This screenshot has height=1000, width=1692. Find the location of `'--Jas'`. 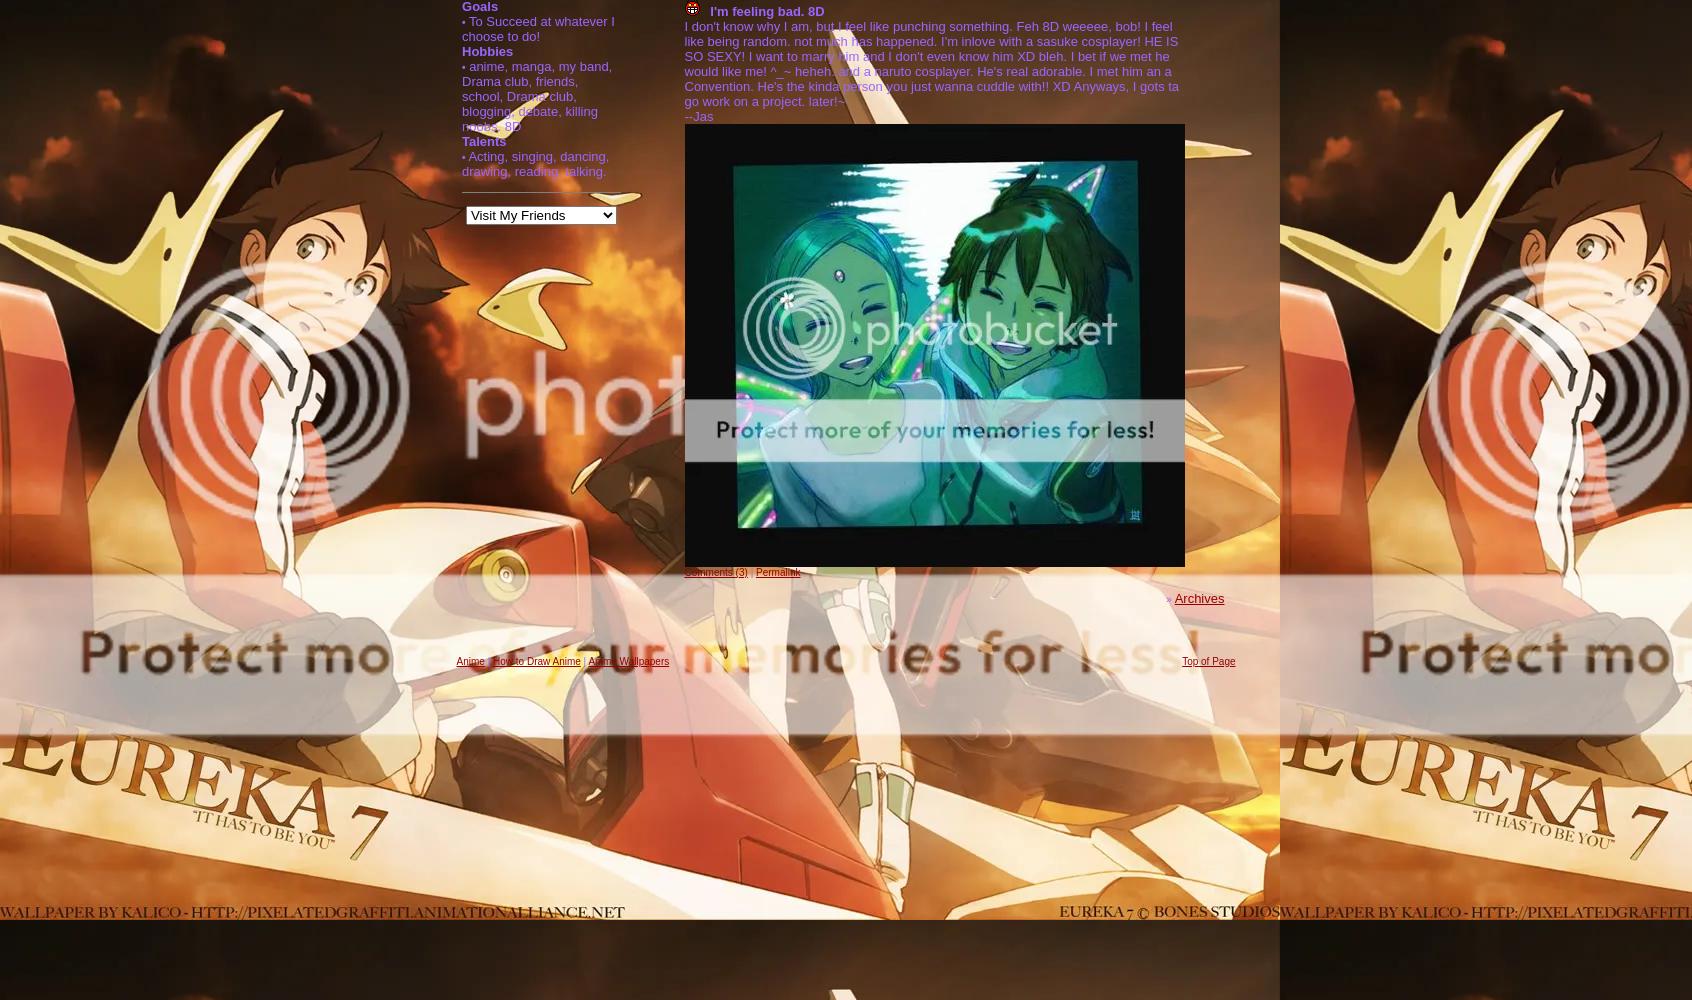

'--Jas' is located at coordinates (698, 115).